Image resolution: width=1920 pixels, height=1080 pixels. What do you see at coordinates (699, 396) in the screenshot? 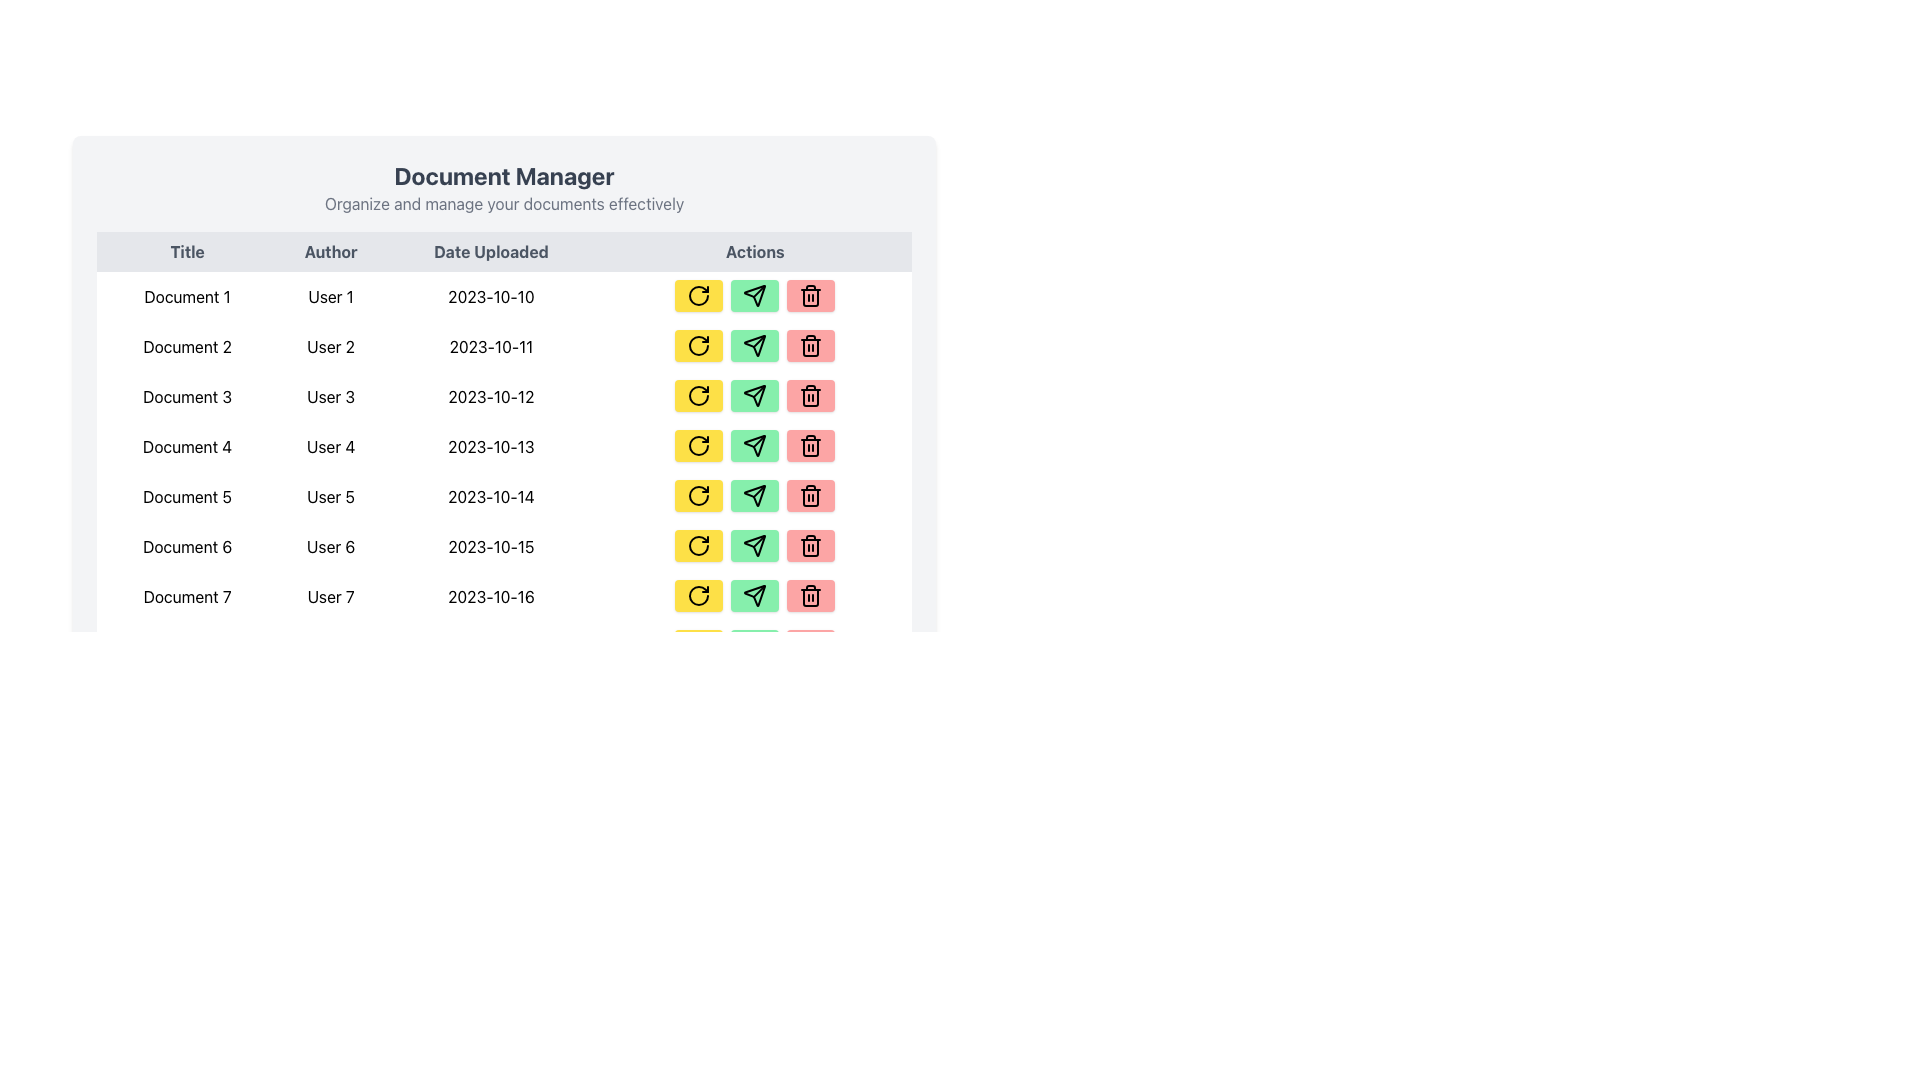
I see `the refresh button located` at bounding box center [699, 396].